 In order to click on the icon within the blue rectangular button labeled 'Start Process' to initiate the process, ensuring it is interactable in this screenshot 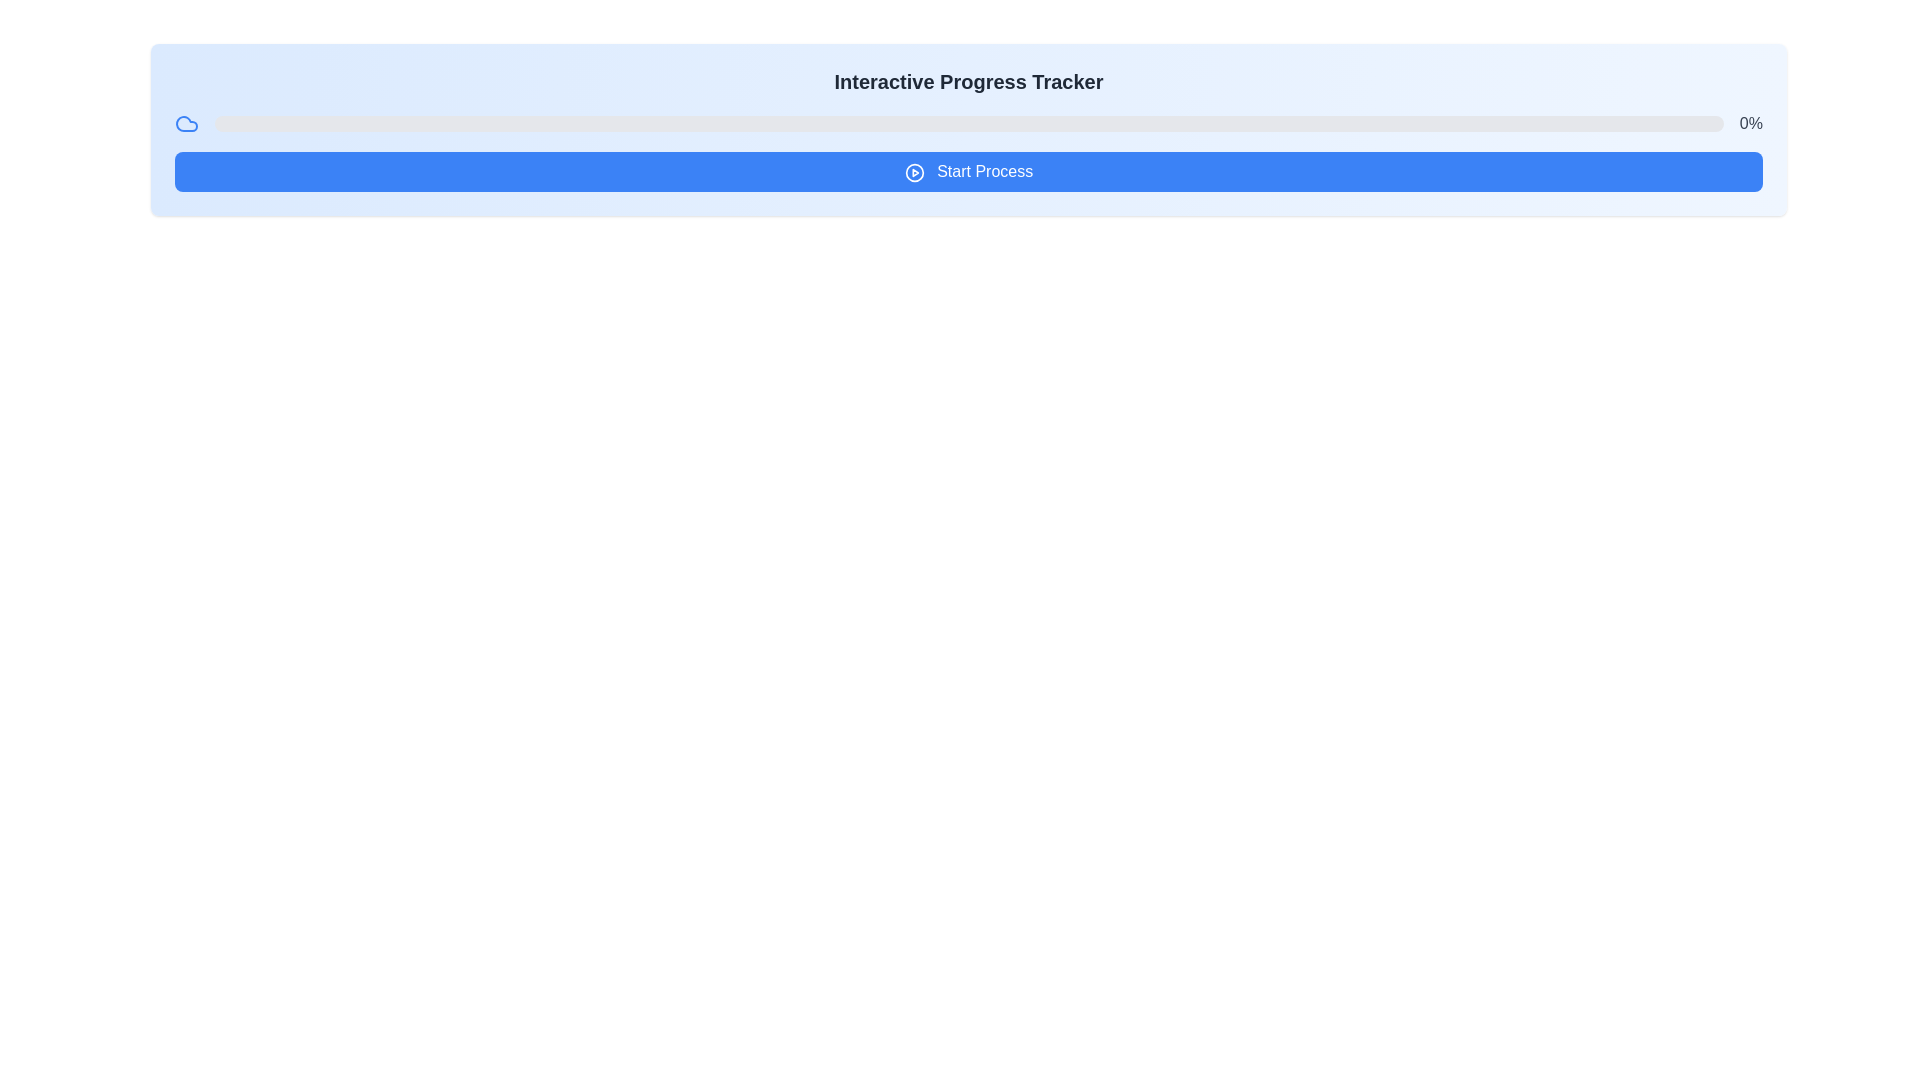, I will do `click(913, 171)`.